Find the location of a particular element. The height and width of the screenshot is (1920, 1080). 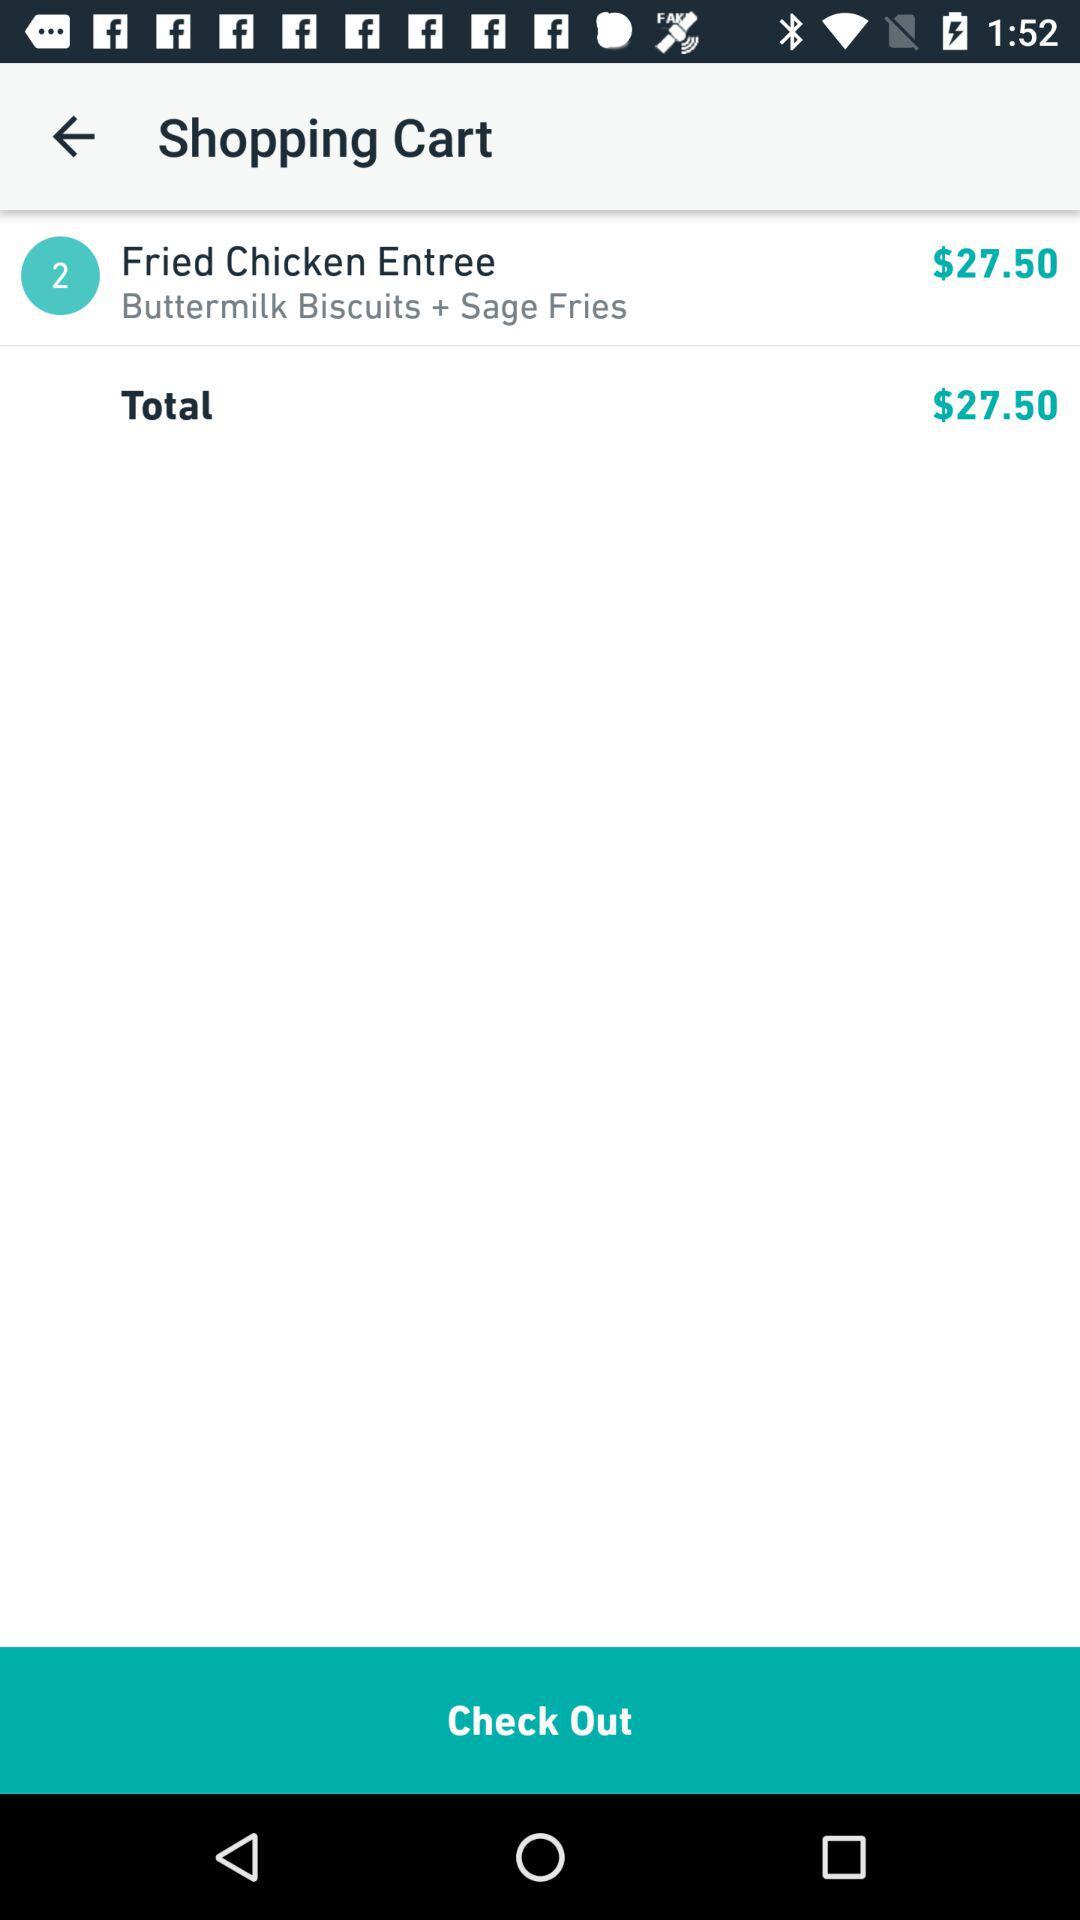

the fried chicken entree is located at coordinates (525, 259).